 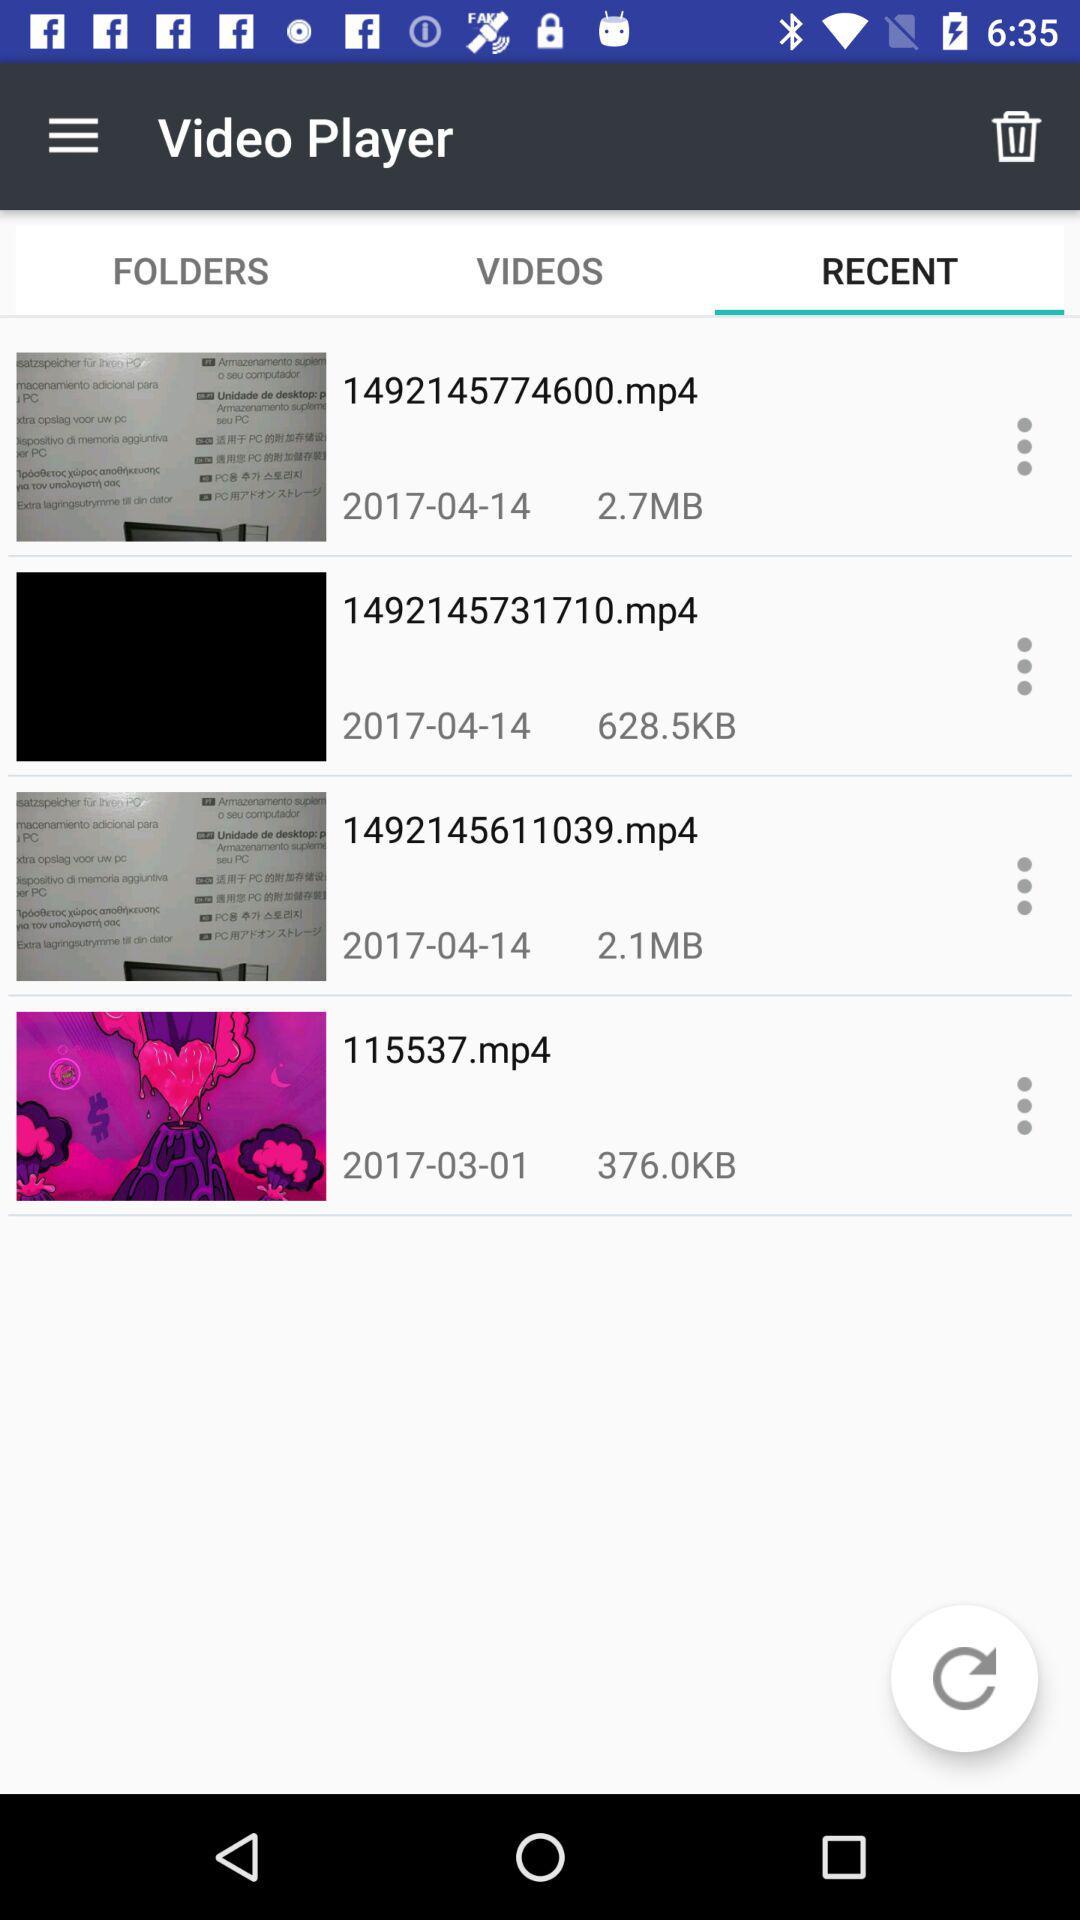 What do you see at coordinates (1024, 885) in the screenshot?
I see `opens up menu to play pause rewind video` at bounding box center [1024, 885].